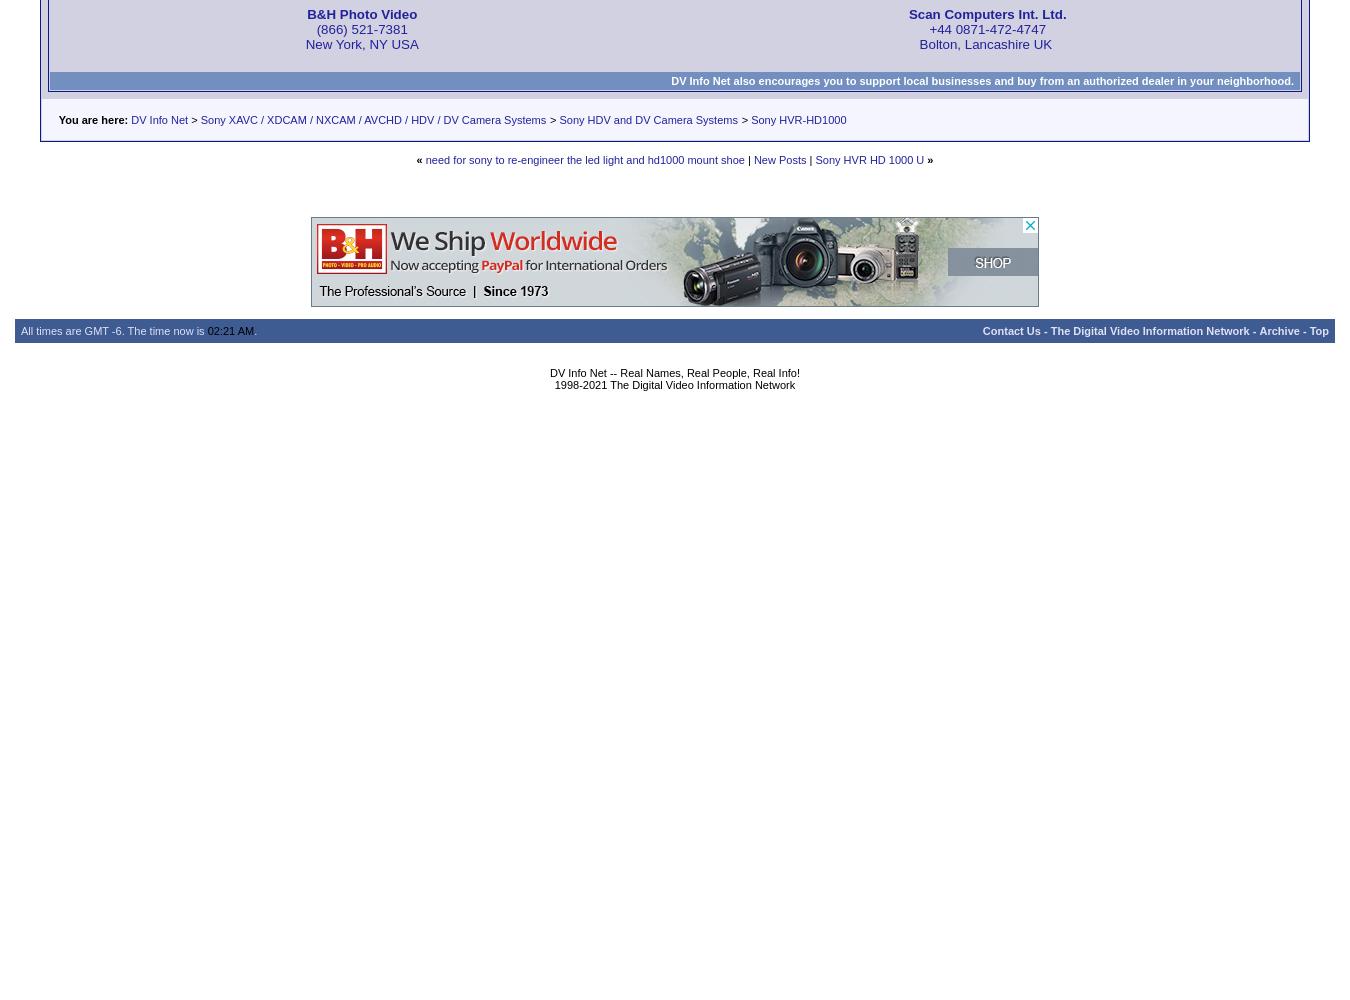 Image resolution: width=1350 pixels, height=1000 pixels. Describe the element at coordinates (985, 43) in the screenshot. I see `'Bolton, Lancashire UK'` at that location.